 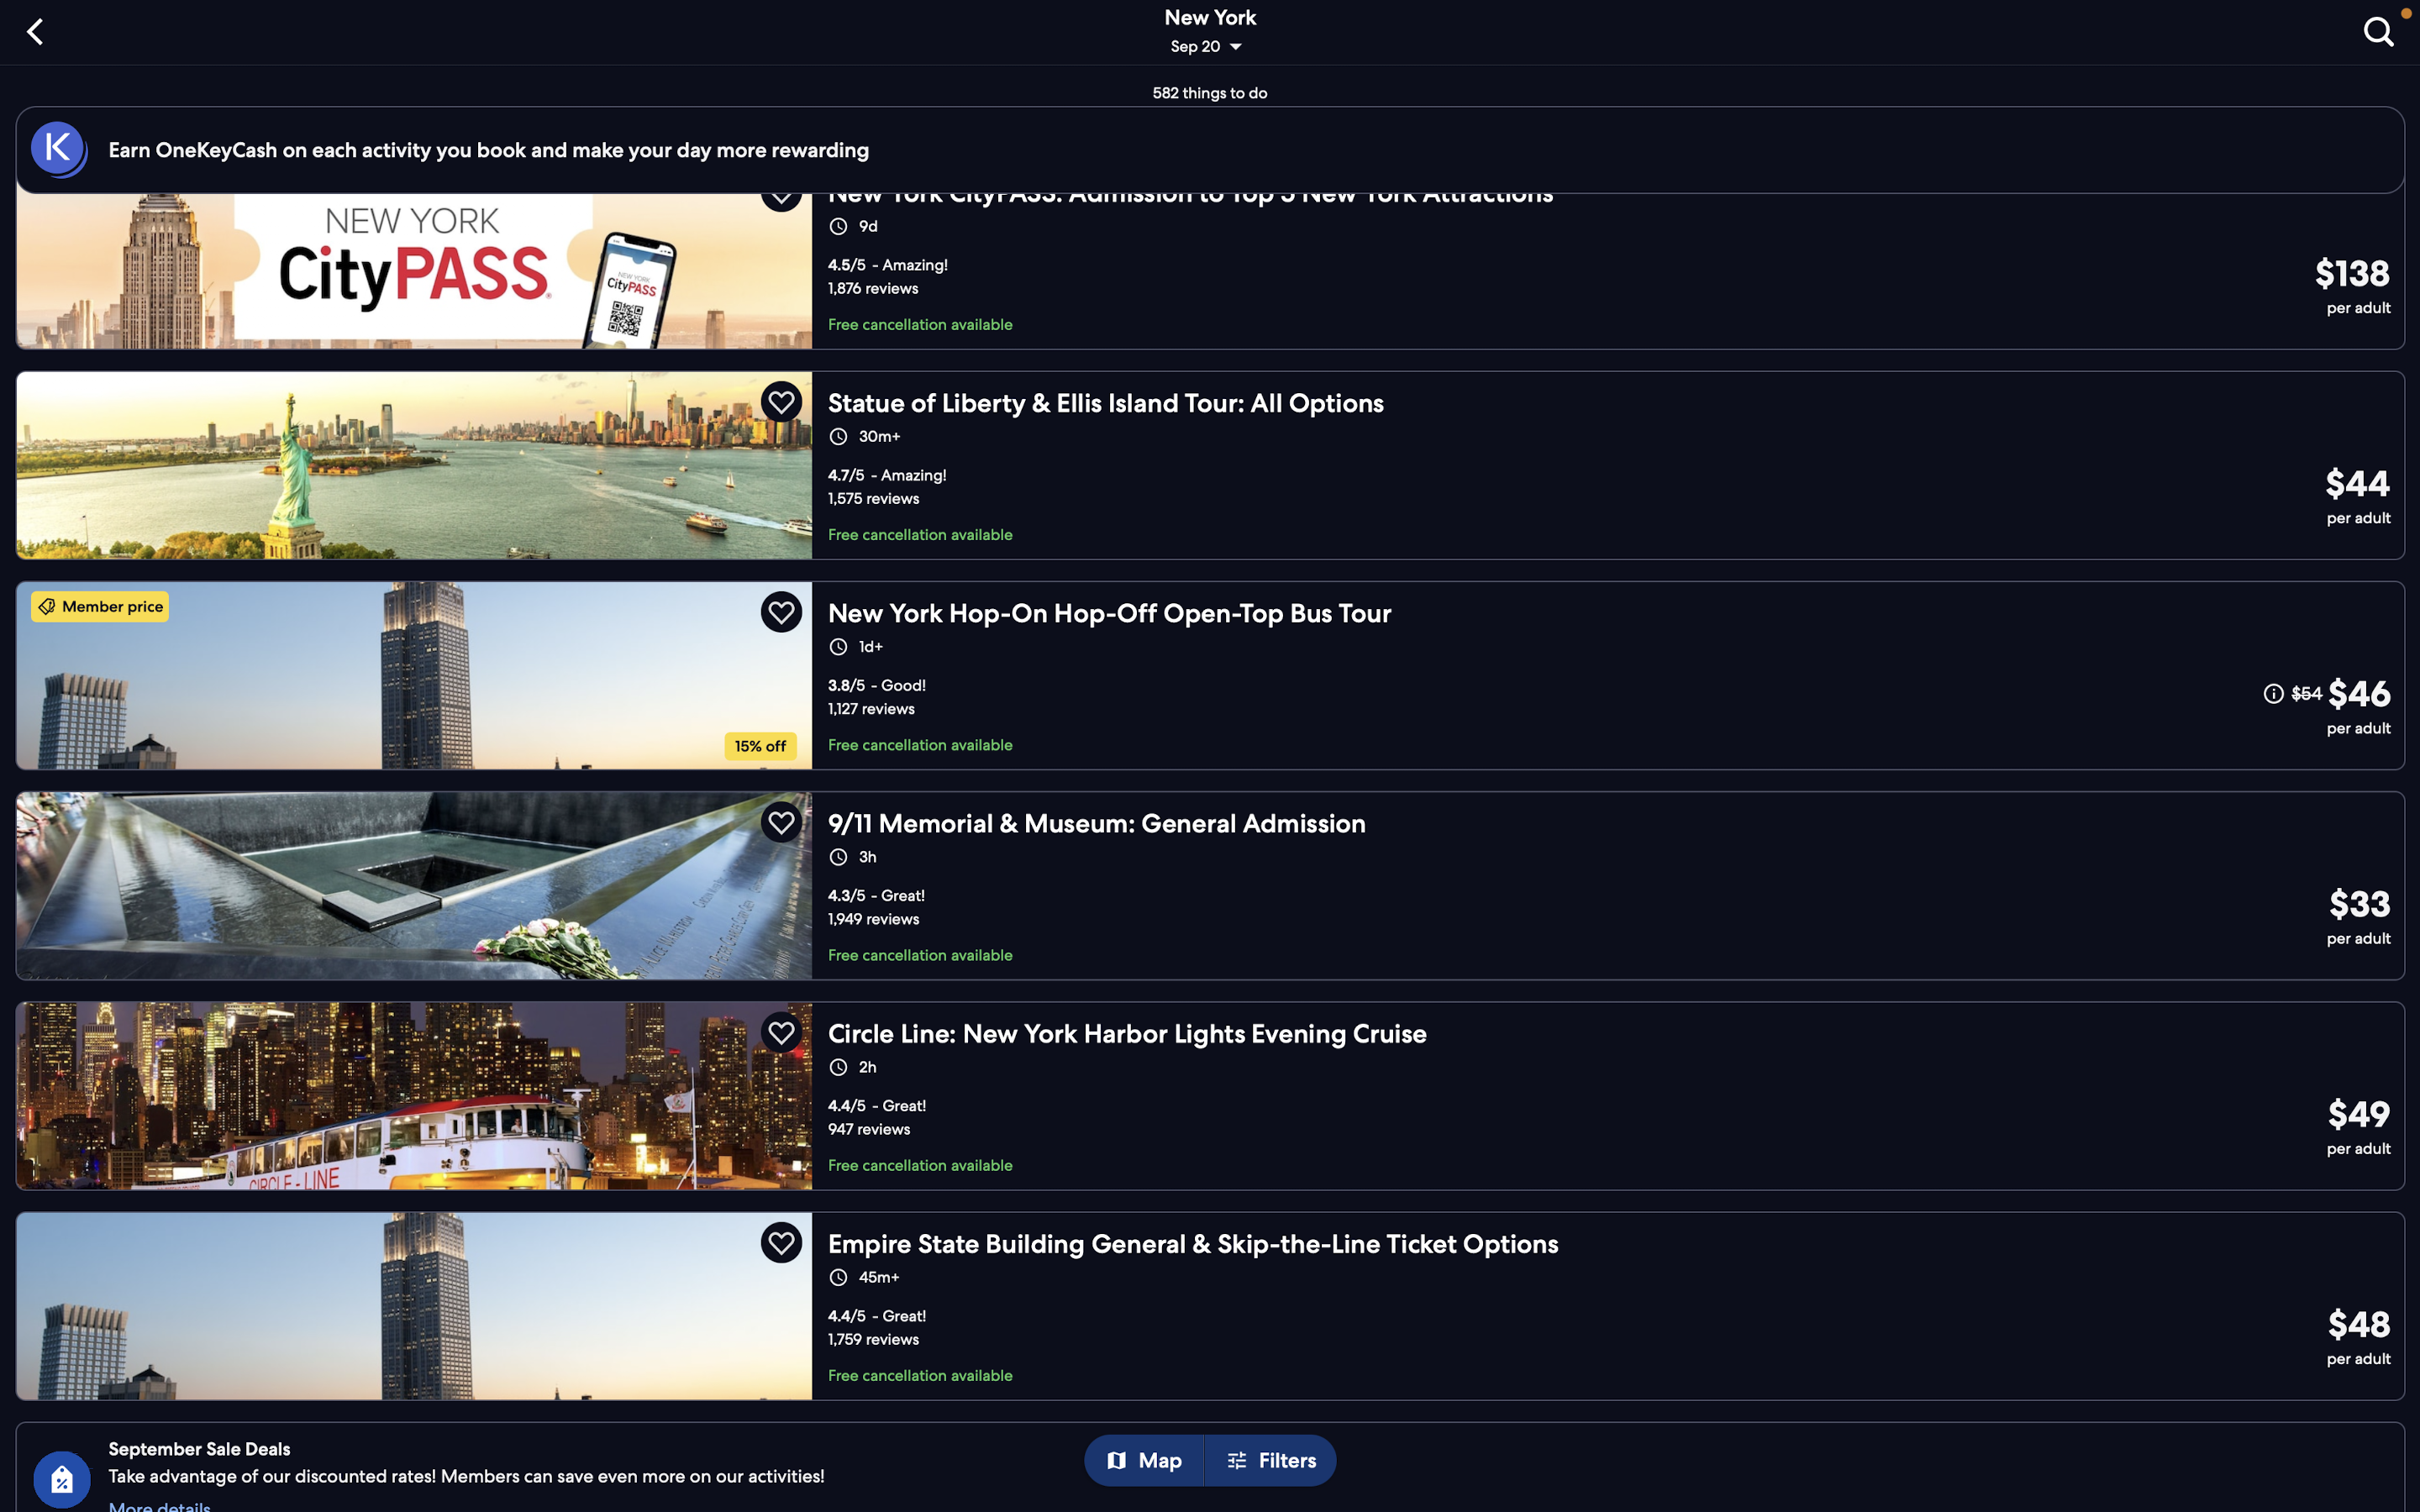 I want to click on Visit the "citypass newyork" section to browse through various packages, so click(x=1217, y=271).